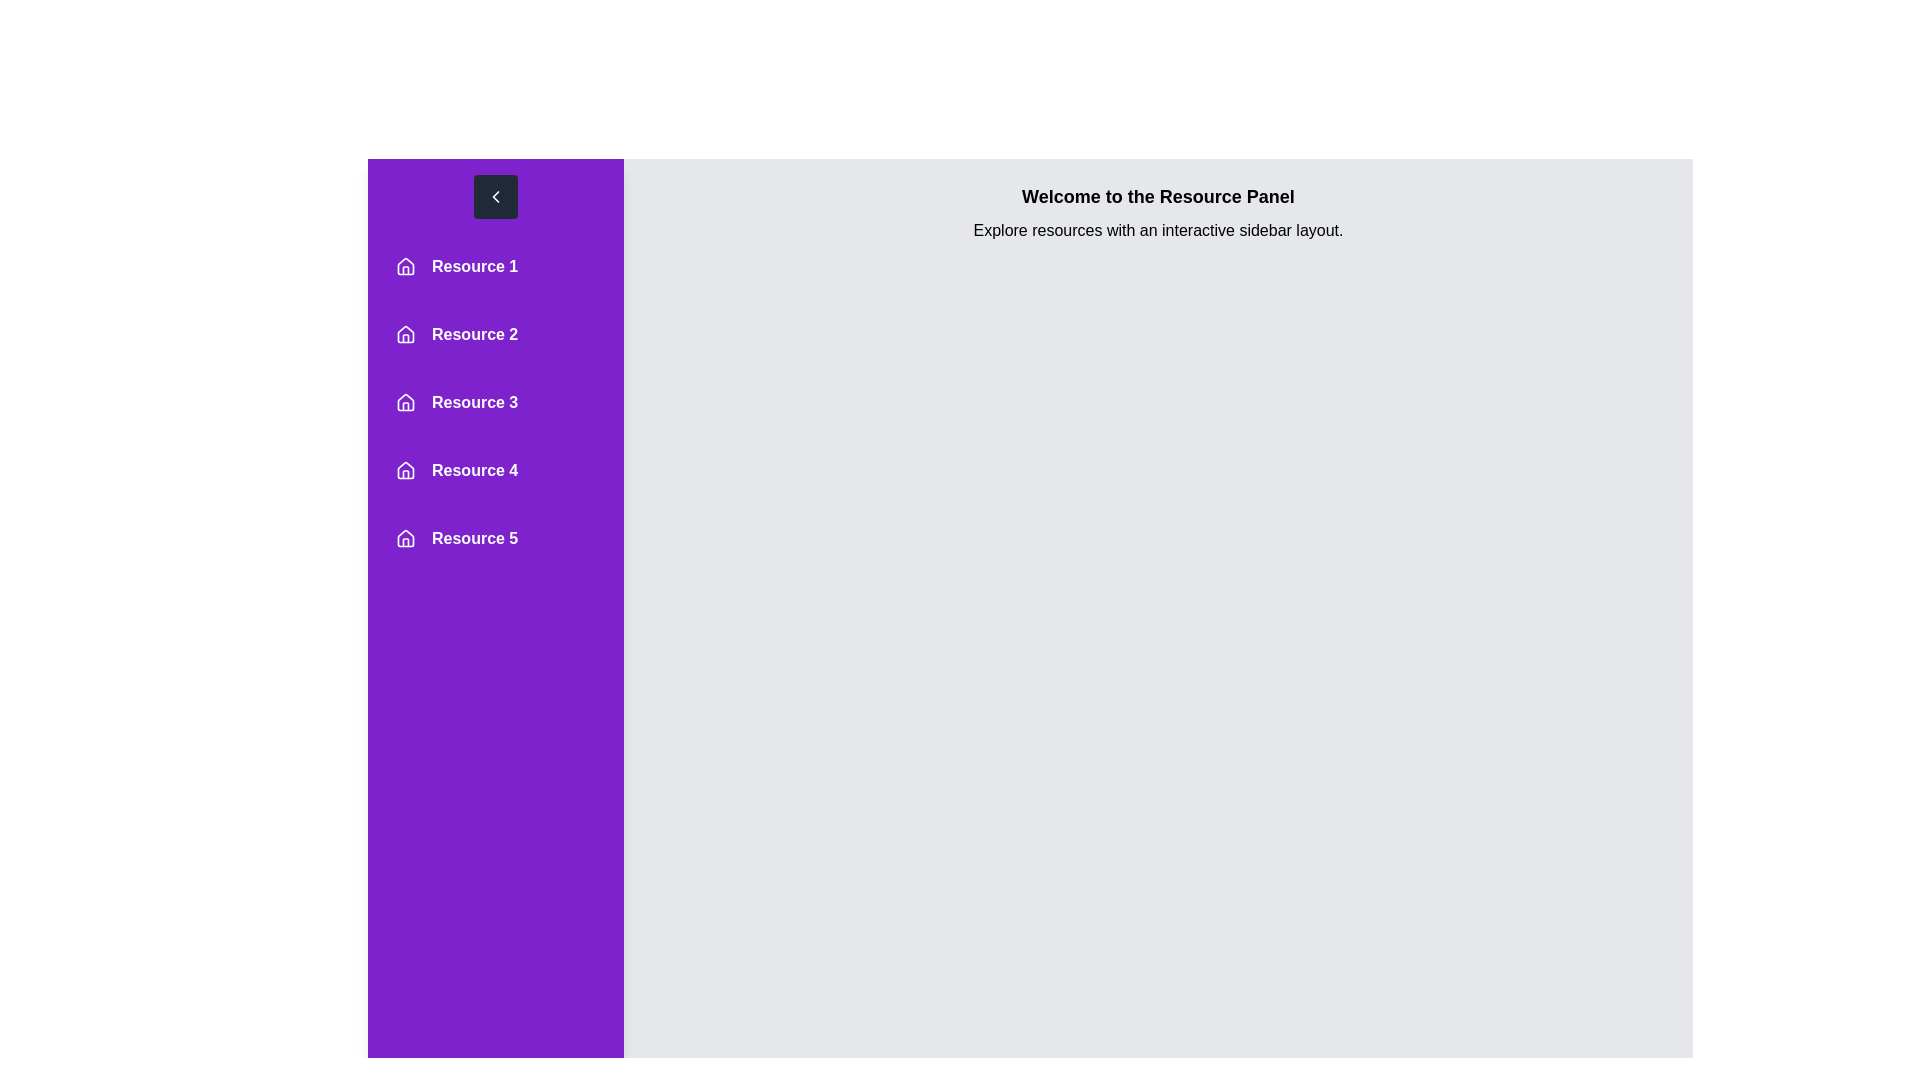 The width and height of the screenshot is (1920, 1080). I want to click on the resource entry corresponding to Resource 4, so click(495, 470).